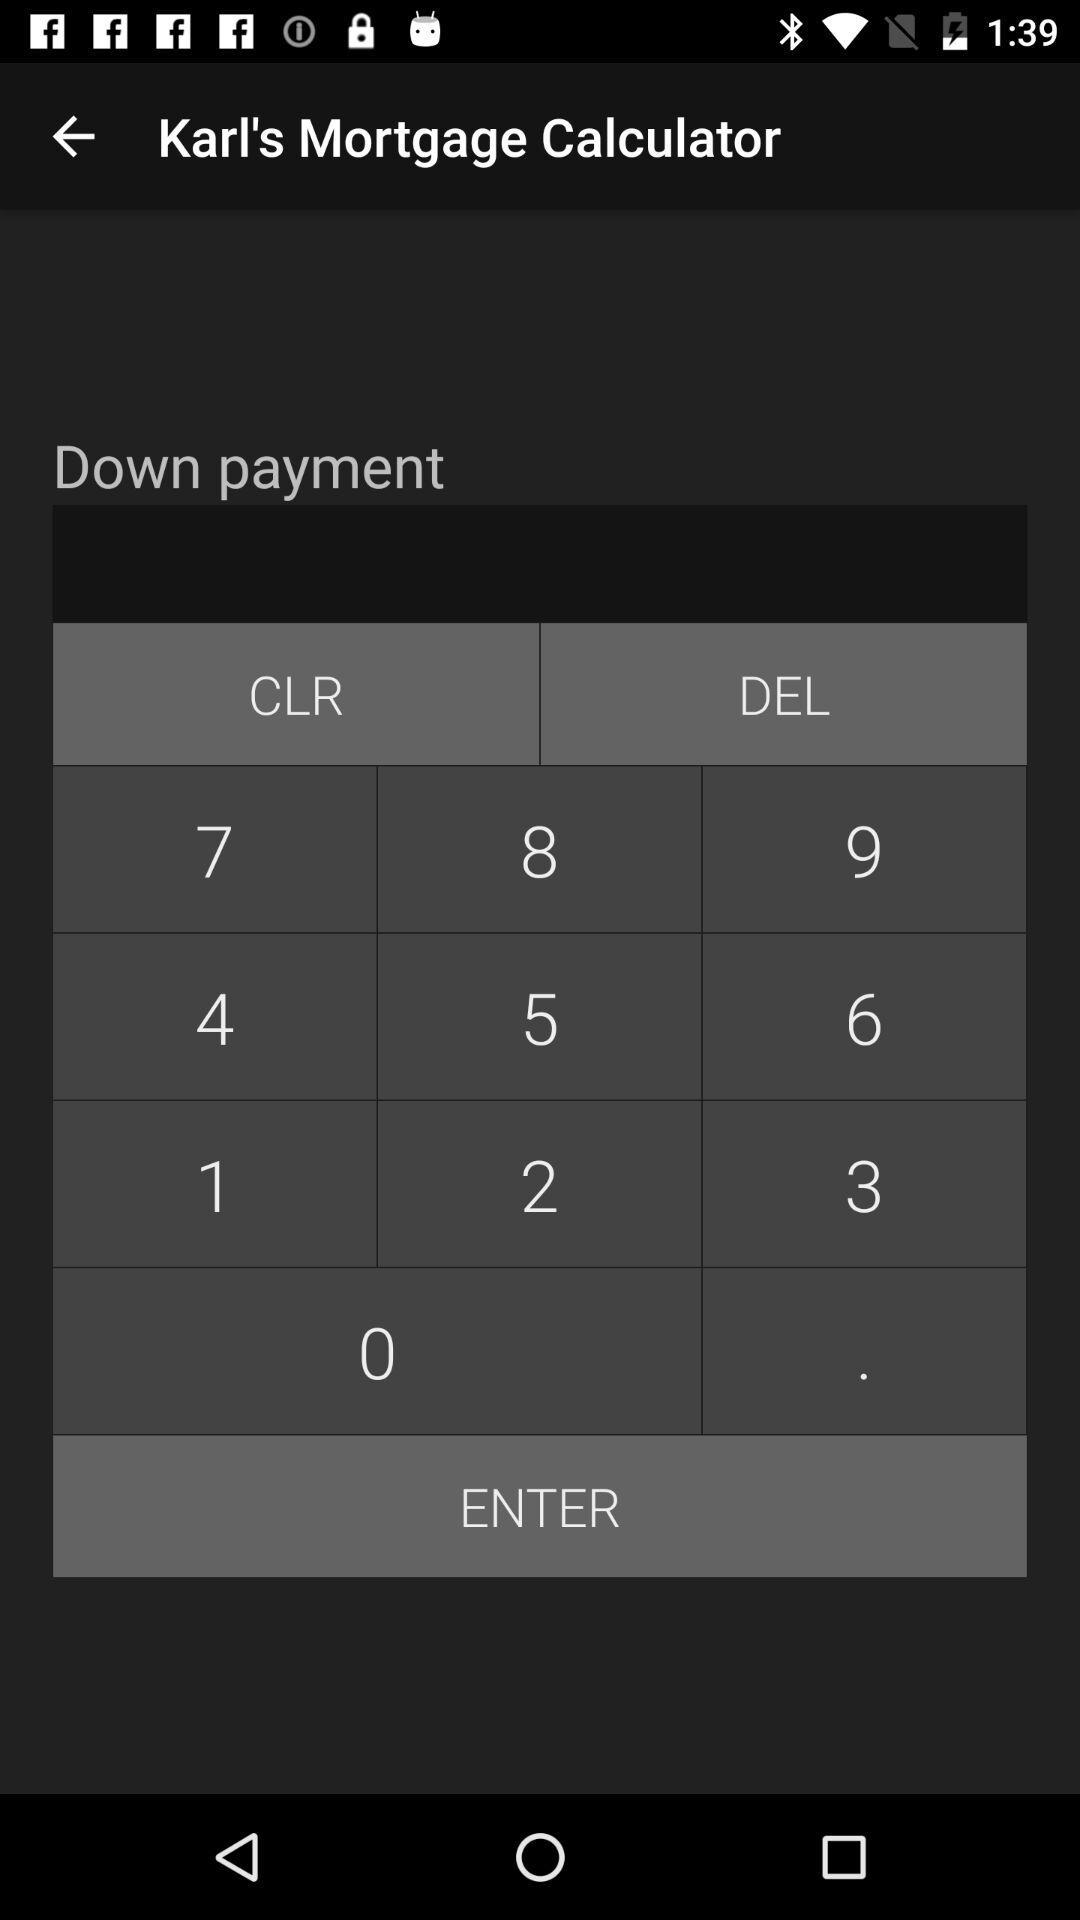  I want to click on icon above the 2 item, so click(863, 1016).